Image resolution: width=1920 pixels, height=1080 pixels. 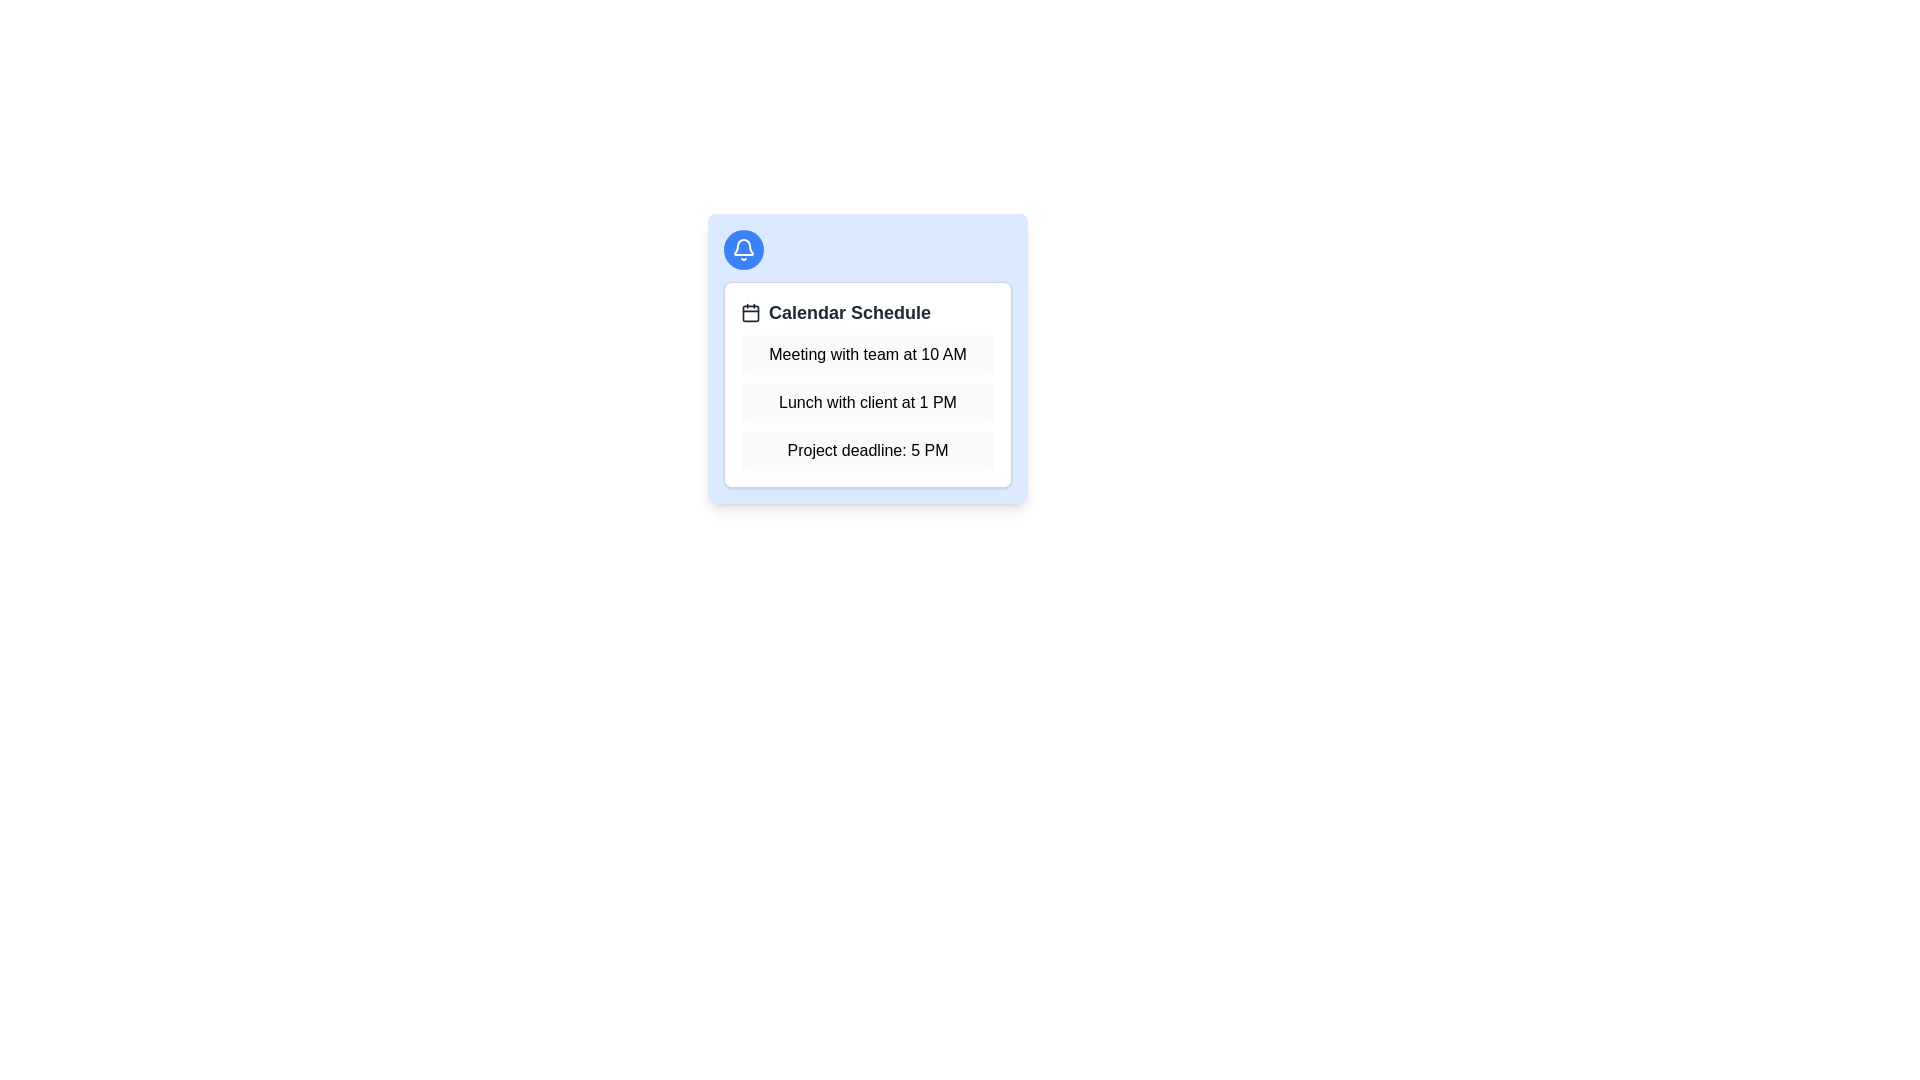 What do you see at coordinates (749, 312) in the screenshot?
I see `the small calendar icon, which is styled with a thin black outline and positioned to the left of the 'Calendar Schedule' text` at bounding box center [749, 312].